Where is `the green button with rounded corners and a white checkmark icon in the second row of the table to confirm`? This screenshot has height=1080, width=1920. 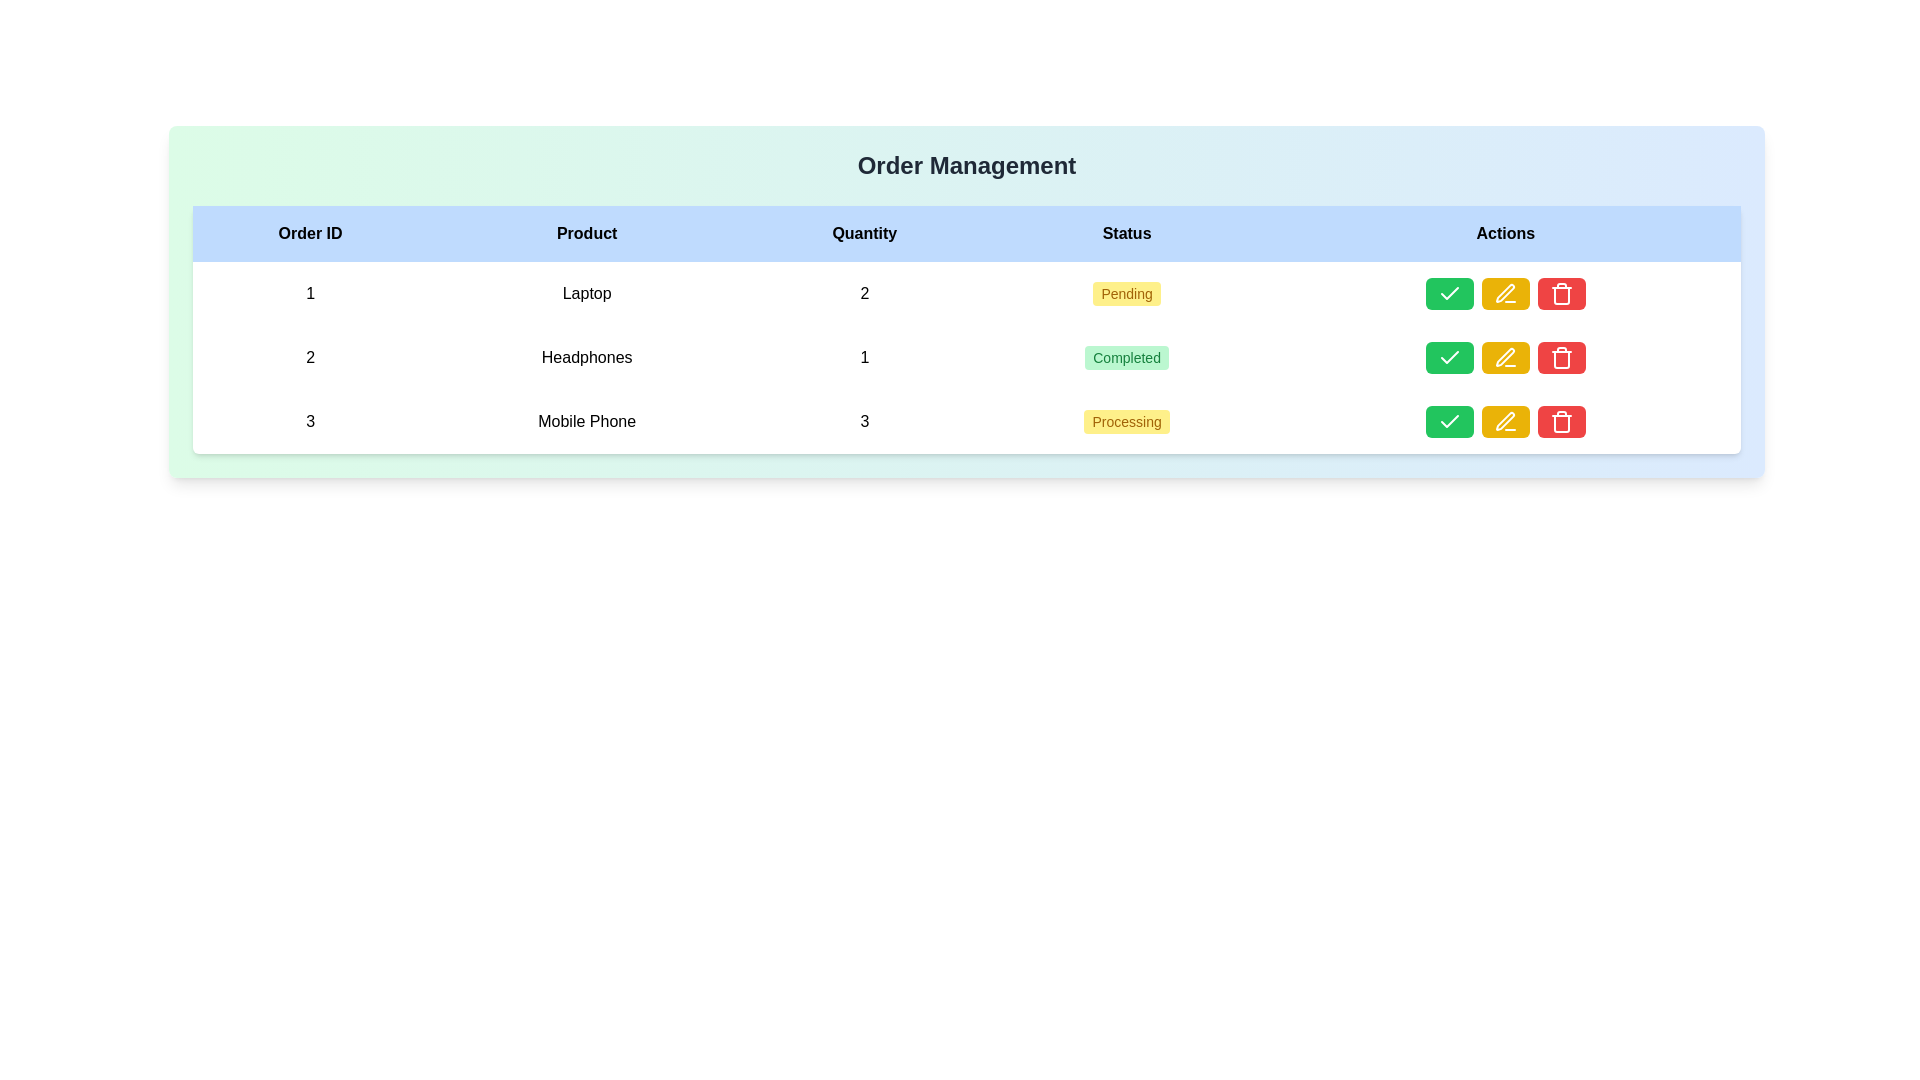
the green button with rounded corners and a white checkmark icon in the second row of the table to confirm is located at coordinates (1449, 357).